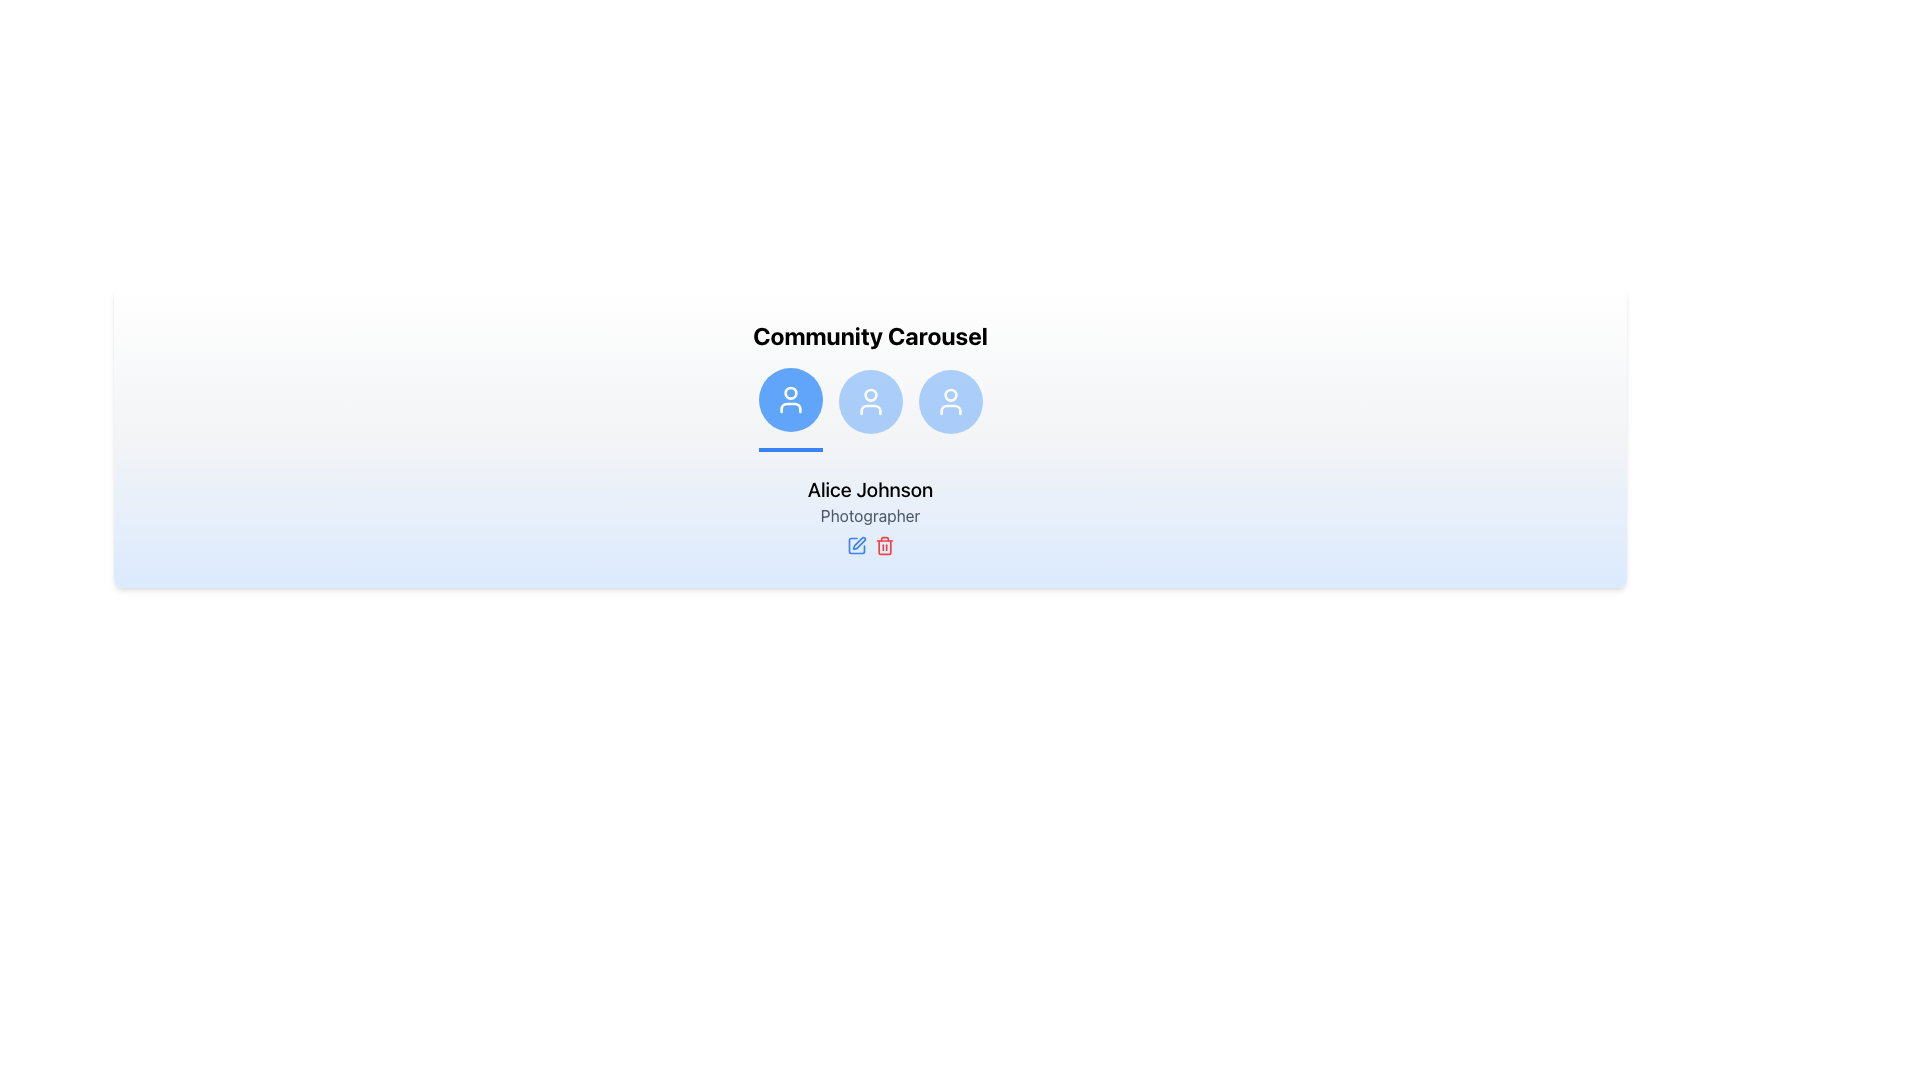 The height and width of the screenshot is (1080, 1920). What do you see at coordinates (949, 395) in the screenshot?
I see `the light blue circular icon representing a user profile located at the top-right of three horizontally aligned icons` at bounding box center [949, 395].